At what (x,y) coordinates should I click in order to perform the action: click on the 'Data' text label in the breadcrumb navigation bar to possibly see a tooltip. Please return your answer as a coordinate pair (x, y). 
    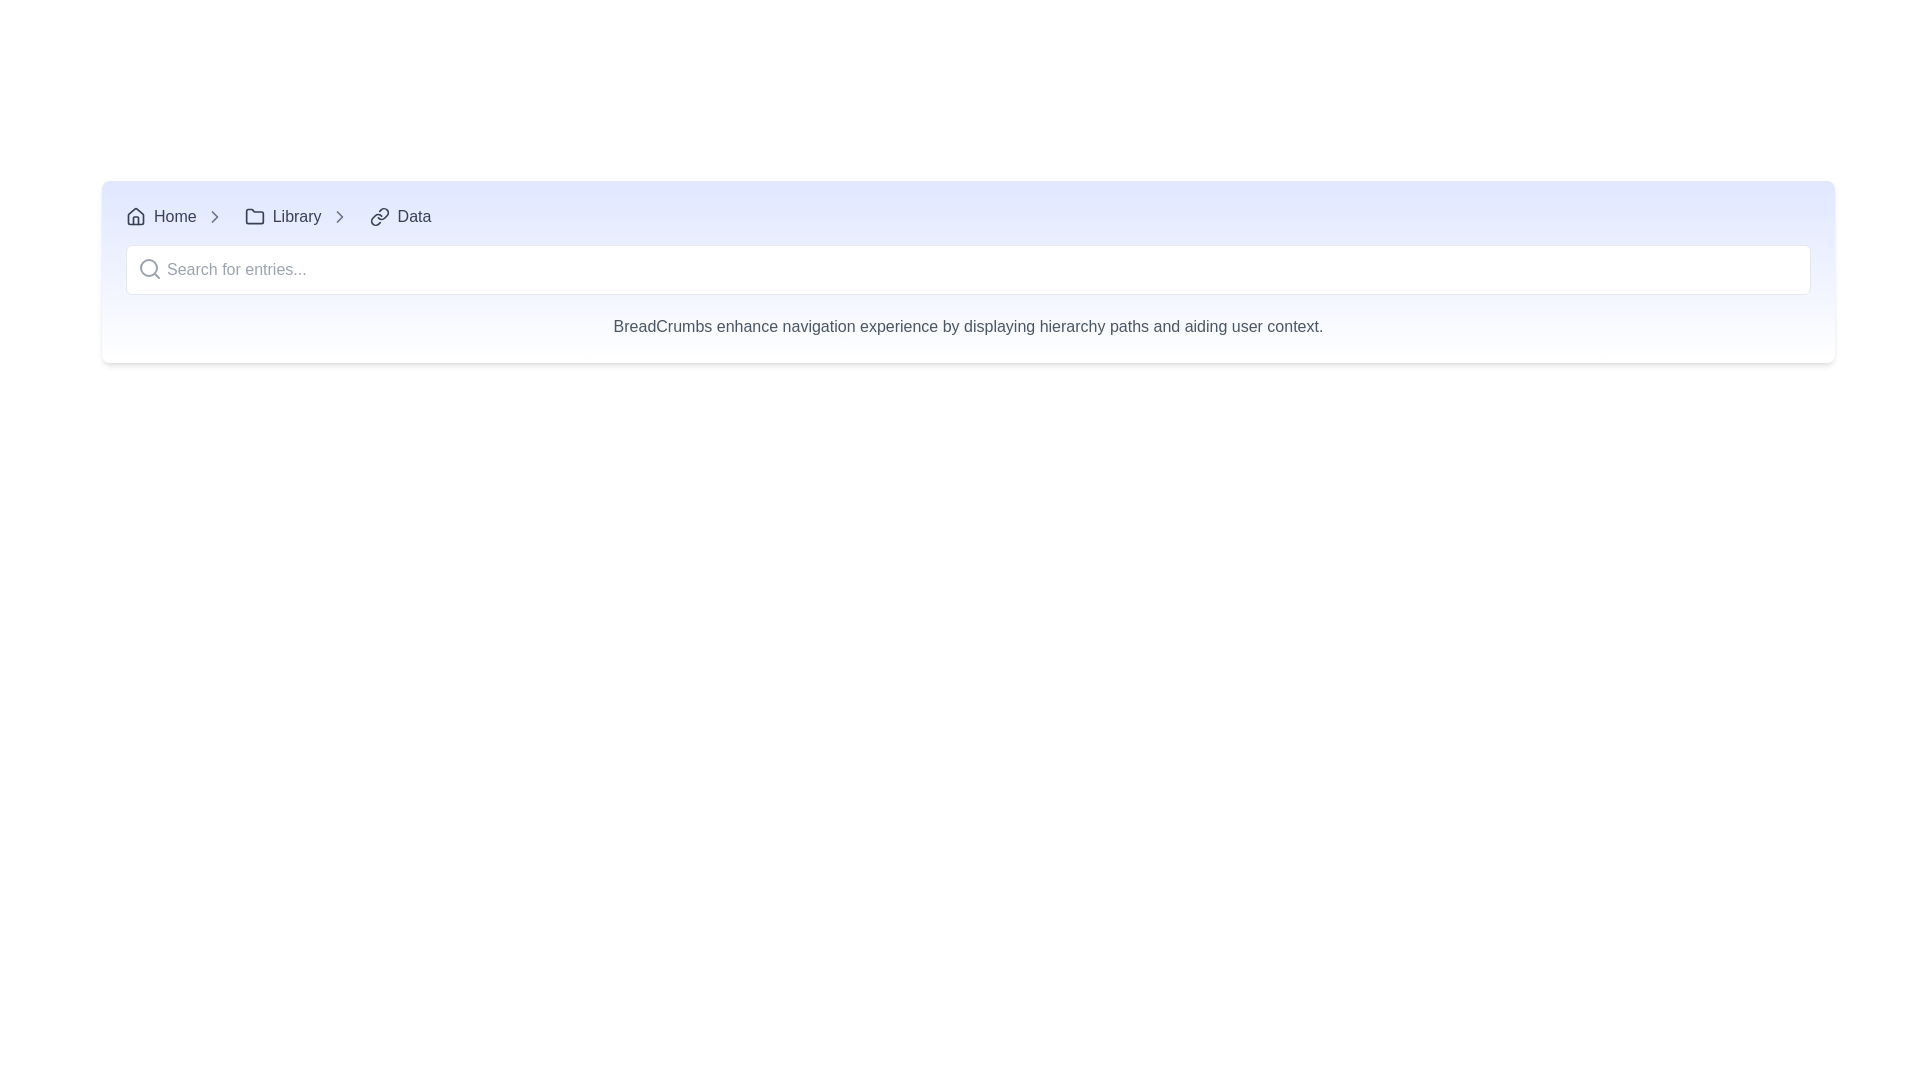
    Looking at the image, I should click on (413, 216).